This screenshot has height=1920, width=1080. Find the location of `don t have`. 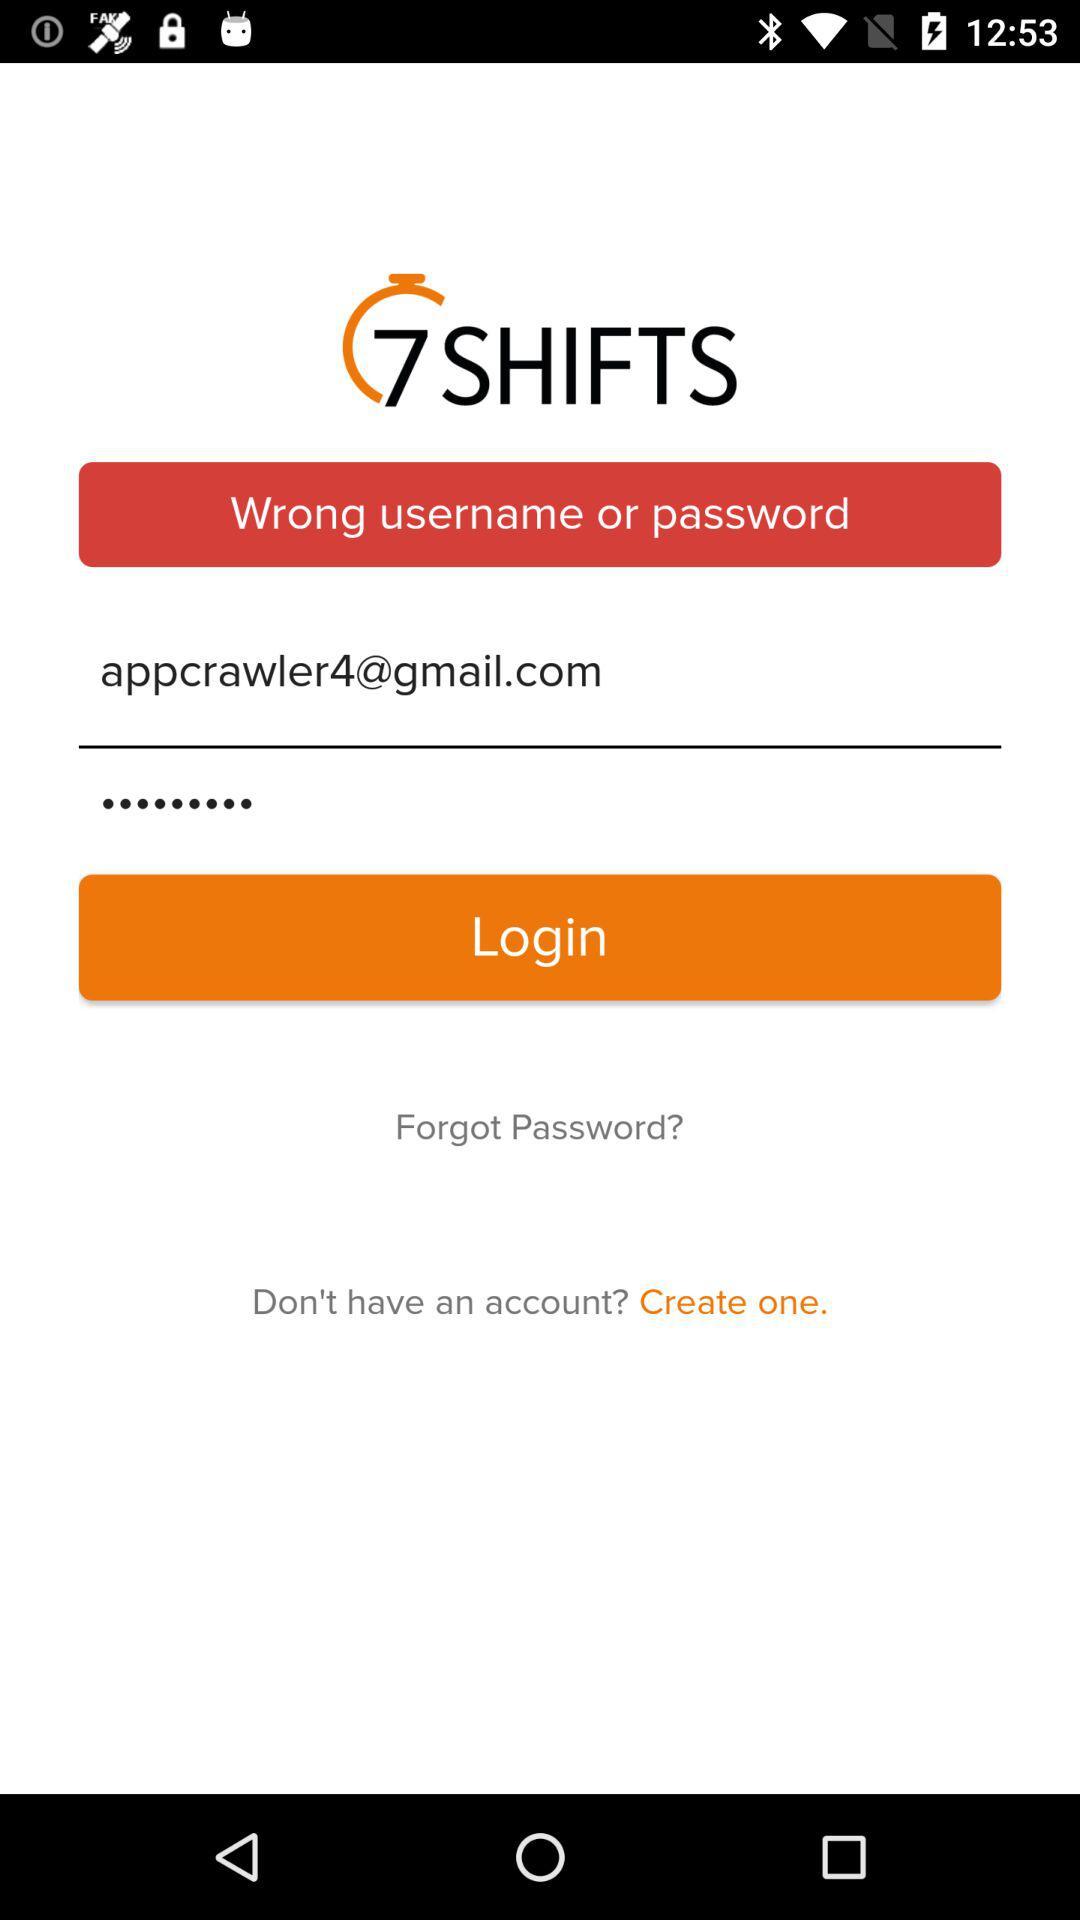

don t have is located at coordinates (540, 1302).